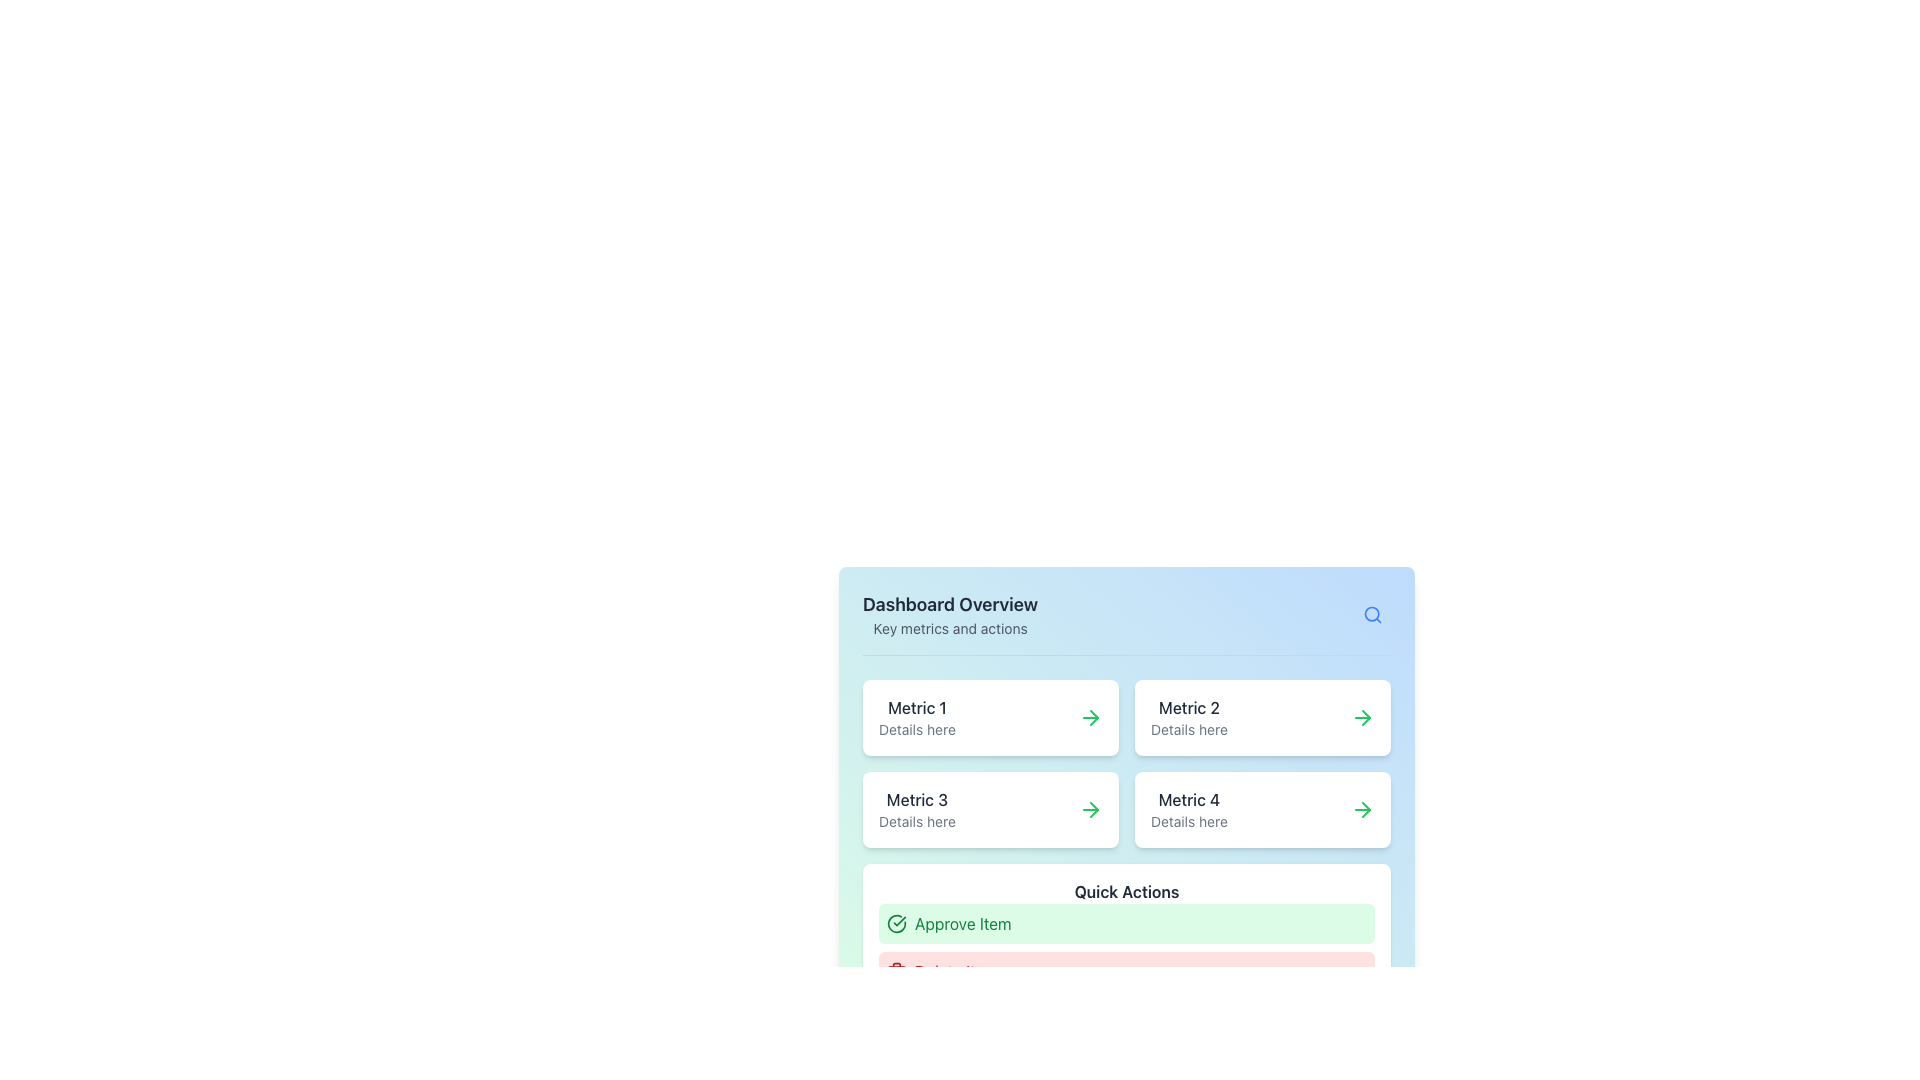 This screenshot has height=1080, width=1920. What do you see at coordinates (1371, 613) in the screenshot?
I see `the circular blue button with a magnifying glass icon at the top-right corner of the dashboard overview section to initiate a search` at bounding box center [1371, 613].